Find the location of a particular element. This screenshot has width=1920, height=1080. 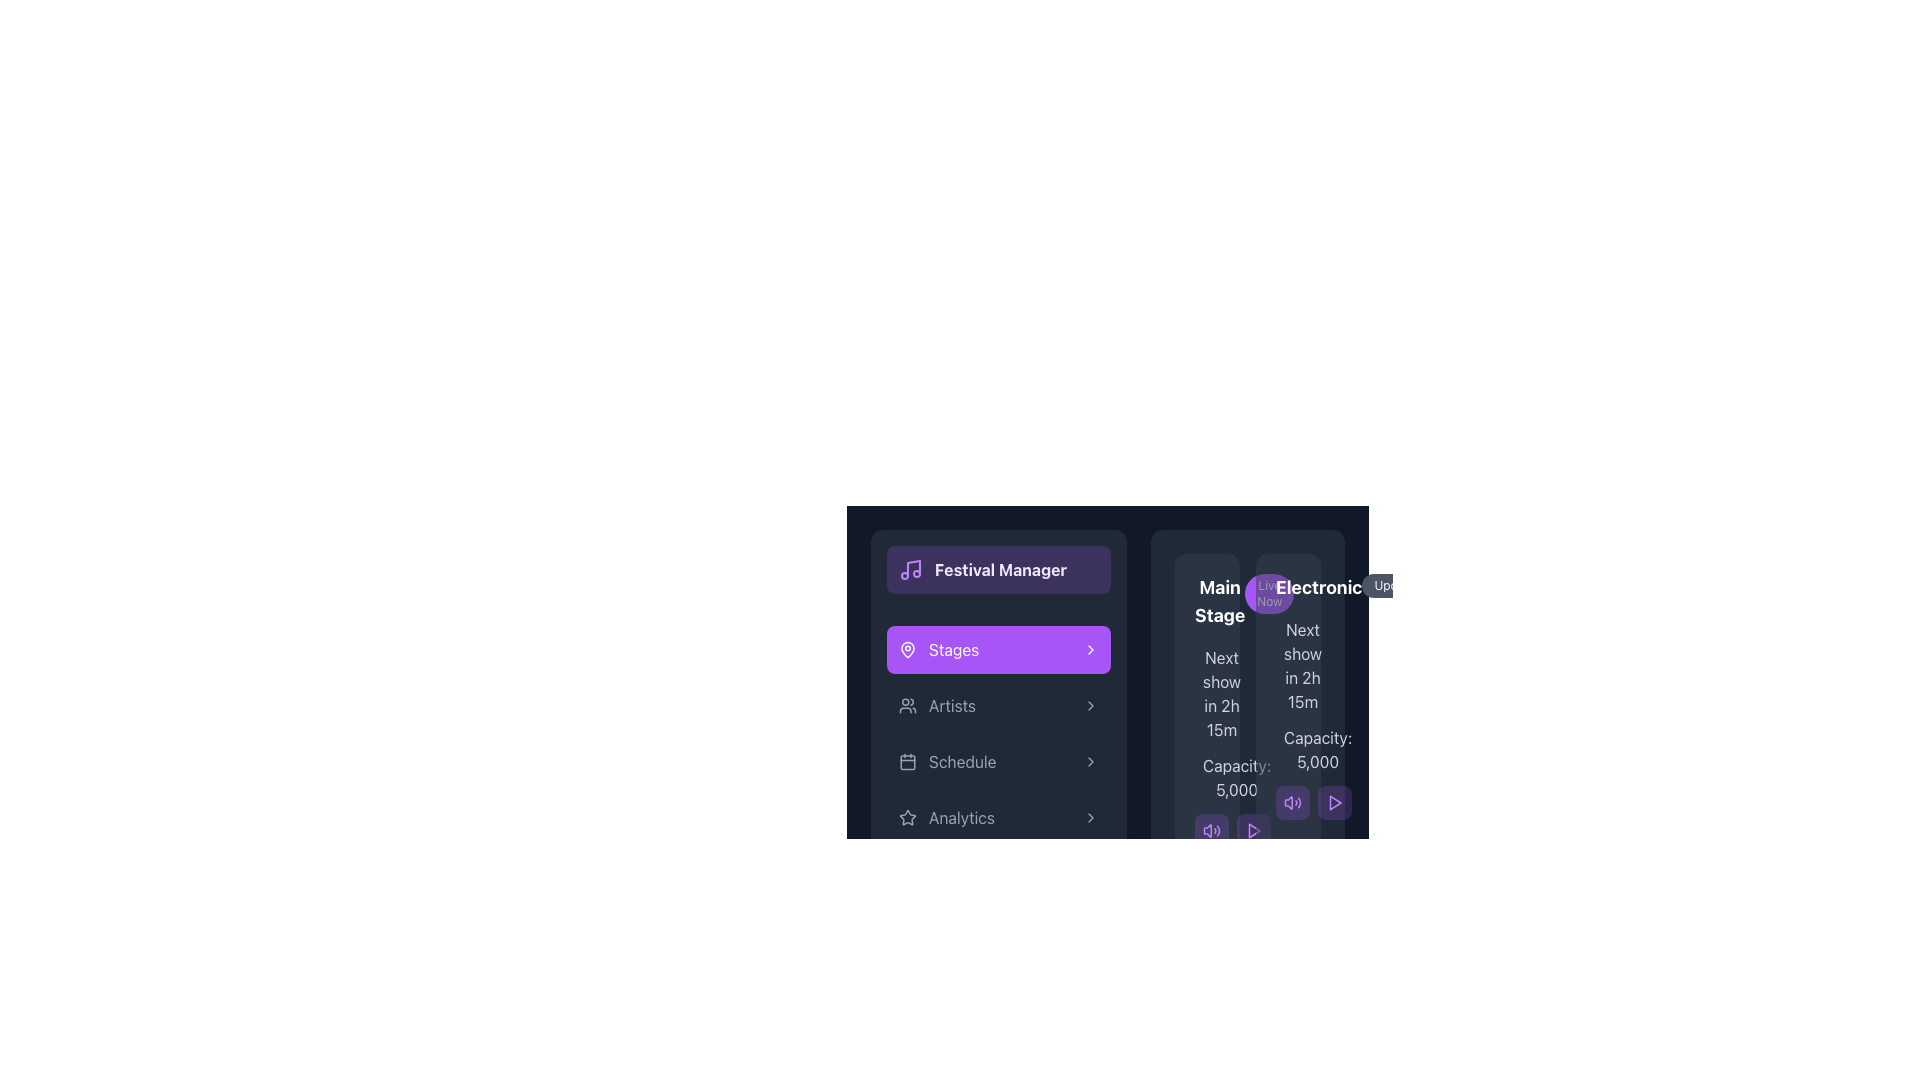

the active status badge located in the top-right area of the 'Main Stage' card, which indicates live status for the corresponding activity is located at coordinates (1268, 593).